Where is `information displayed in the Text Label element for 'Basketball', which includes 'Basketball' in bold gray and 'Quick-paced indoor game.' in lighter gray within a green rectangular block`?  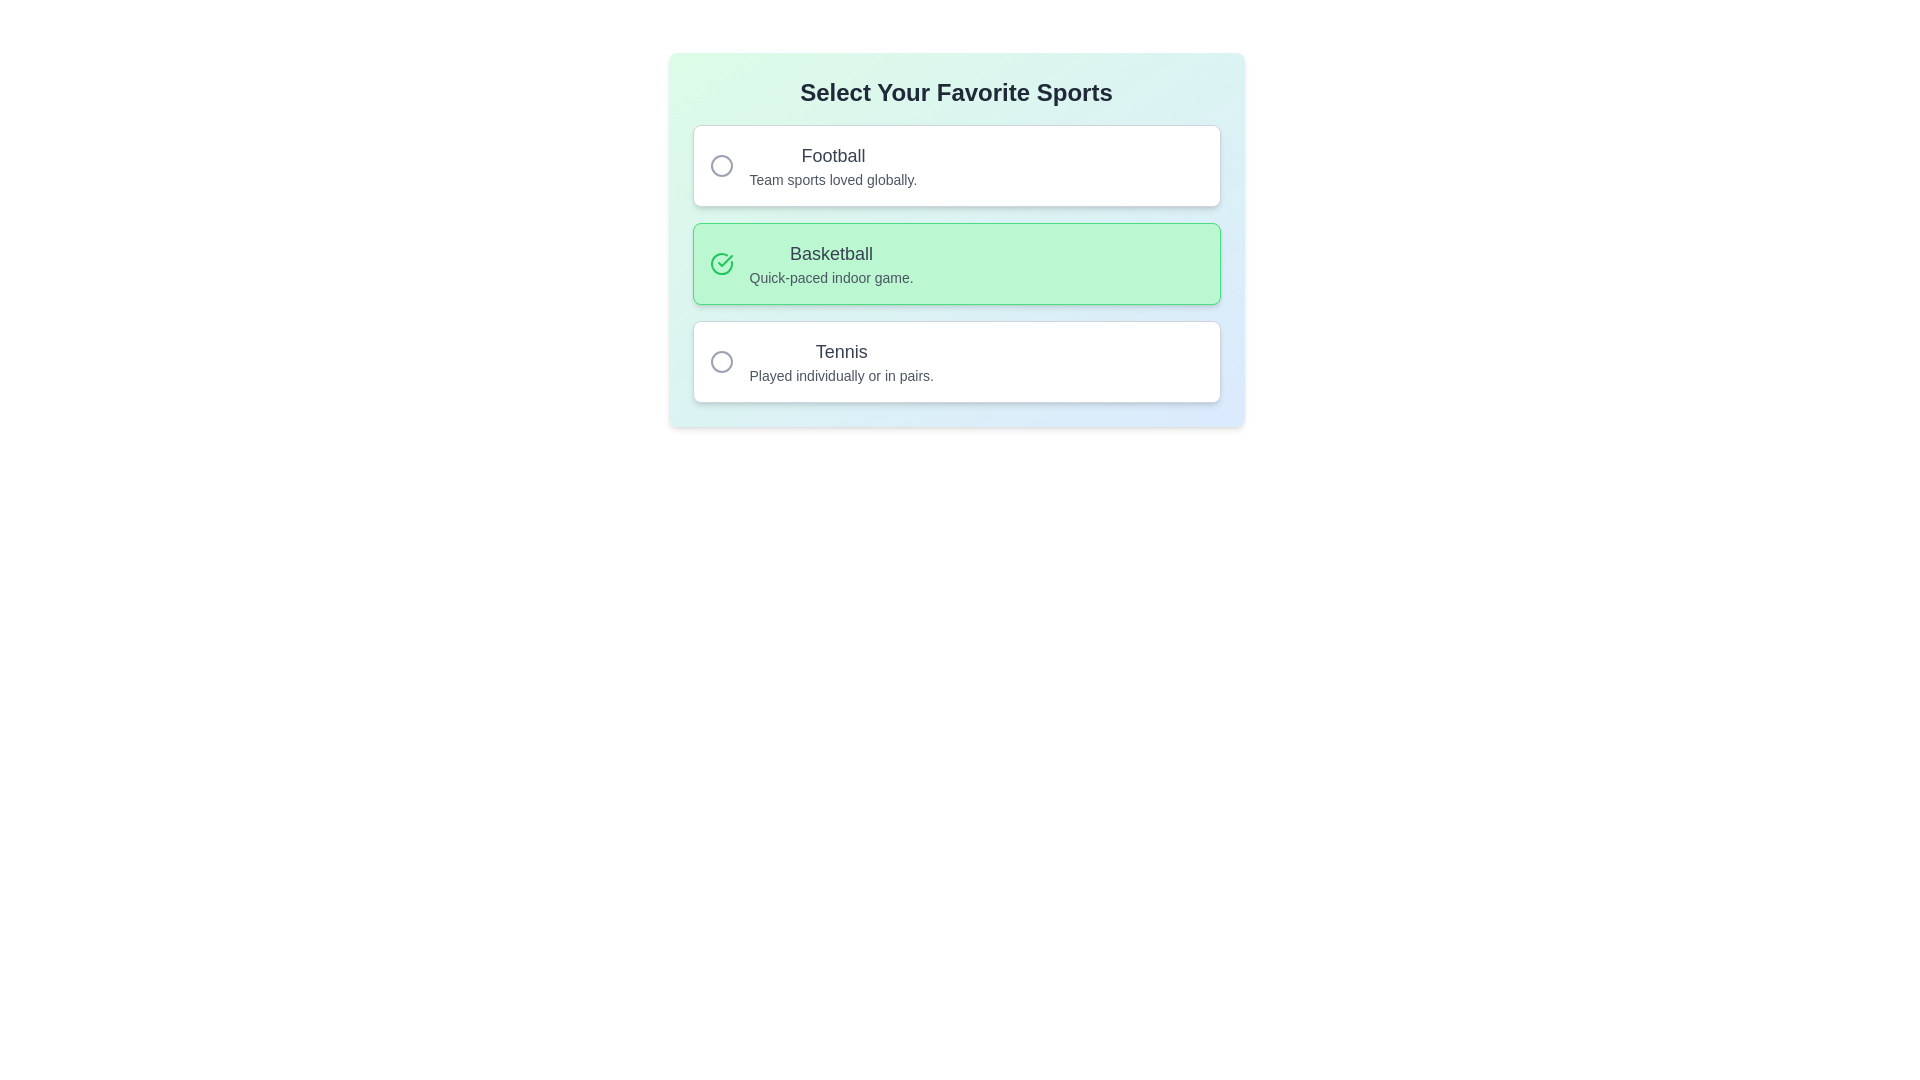 information displayed in the Text Label element for 'Basketball', which includes 'Basketball' in bold gray and 'Quick-paced indoor game.' in lighter gray within a green rectangular block is located at coordinates (831, 262).